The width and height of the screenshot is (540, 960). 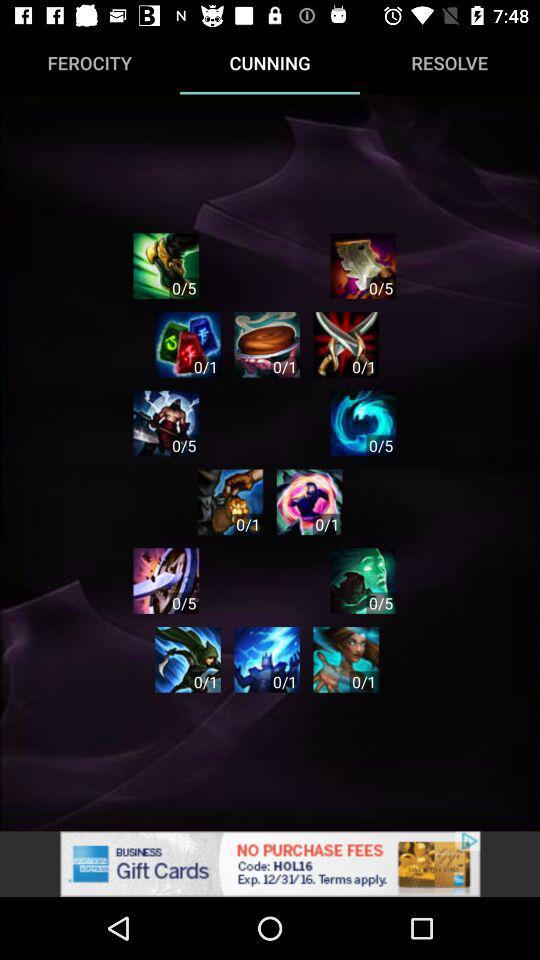 What do you see at coordinates (188, 658) in the screenshot?
I see `cunning` at bounding box center [188, 658].